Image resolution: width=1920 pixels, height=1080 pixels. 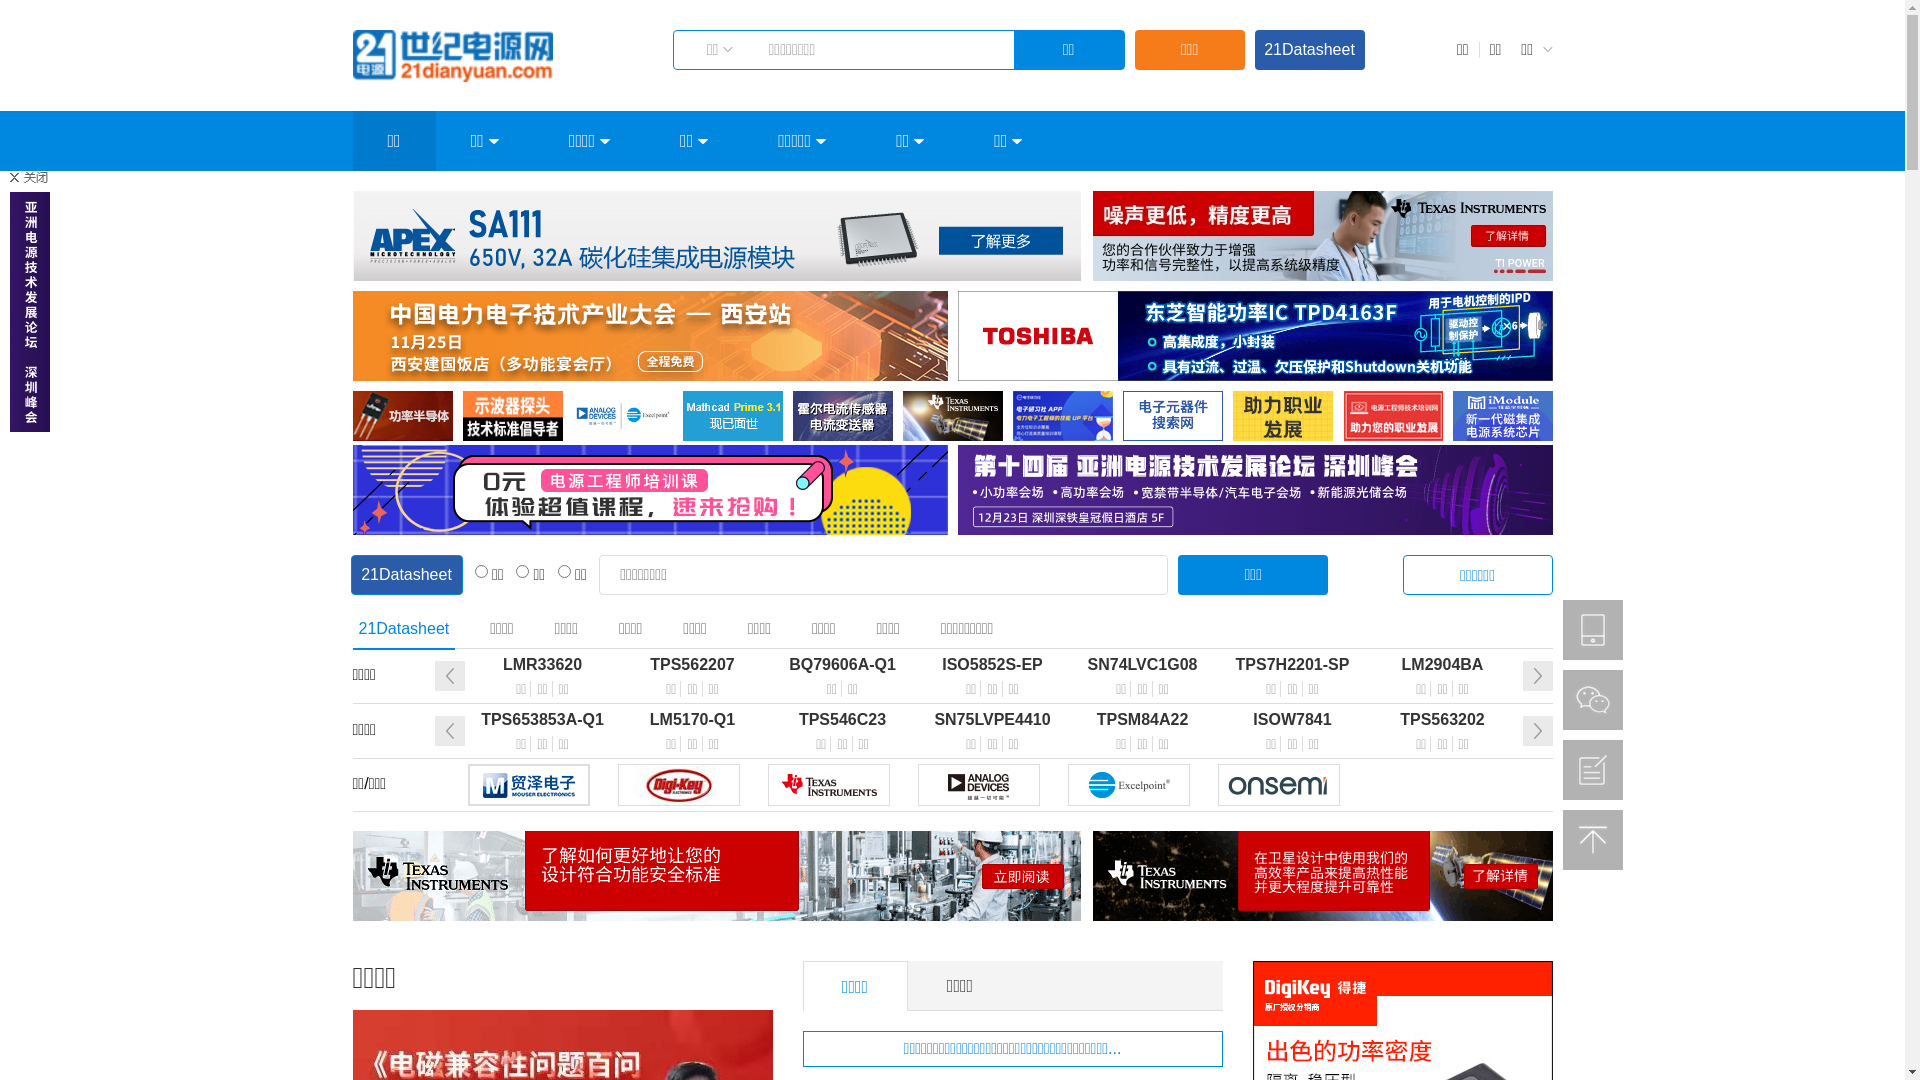 What do you see at coordinates (542, 720) in the screenshot?
I see `'TPS653853A-Q1'` at bounding box center [542, 720].